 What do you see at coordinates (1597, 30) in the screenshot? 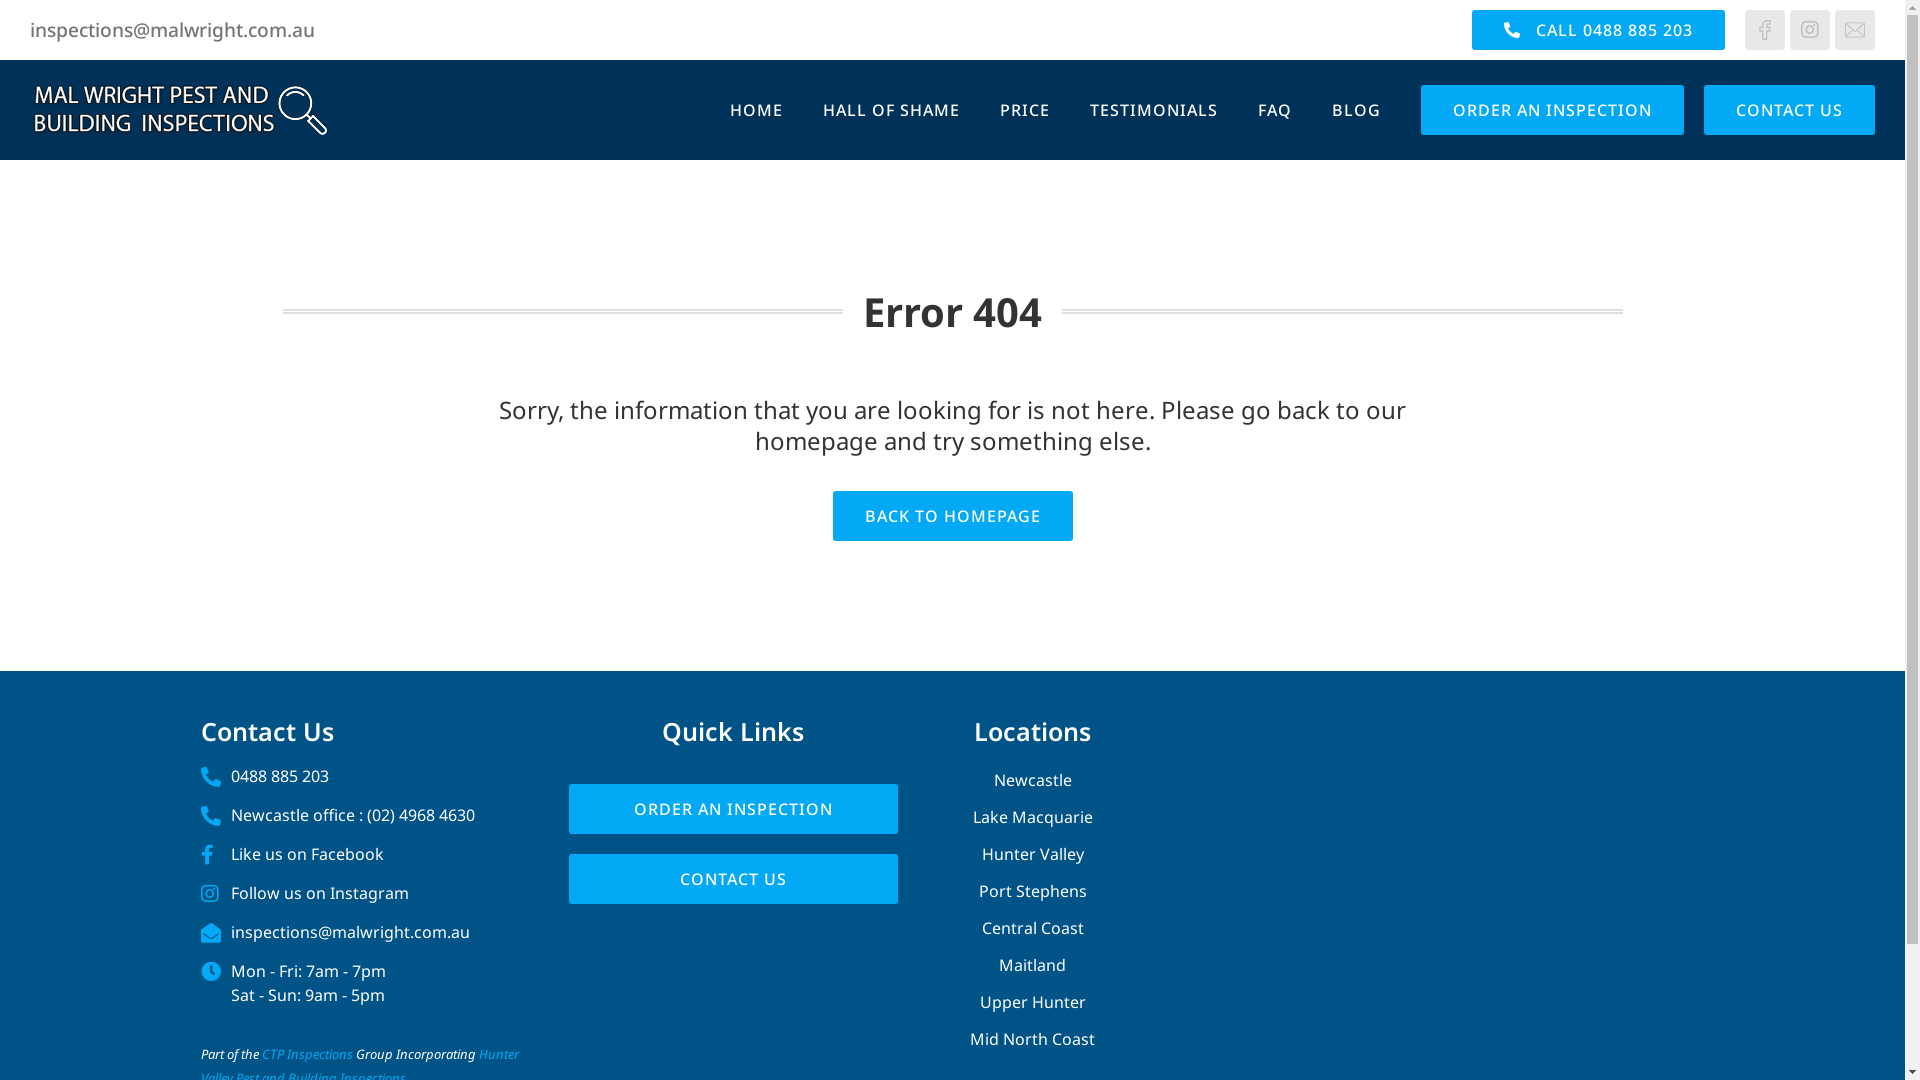
I see `'CALL 0488 885 203'` at bounding box center [1597, 30].